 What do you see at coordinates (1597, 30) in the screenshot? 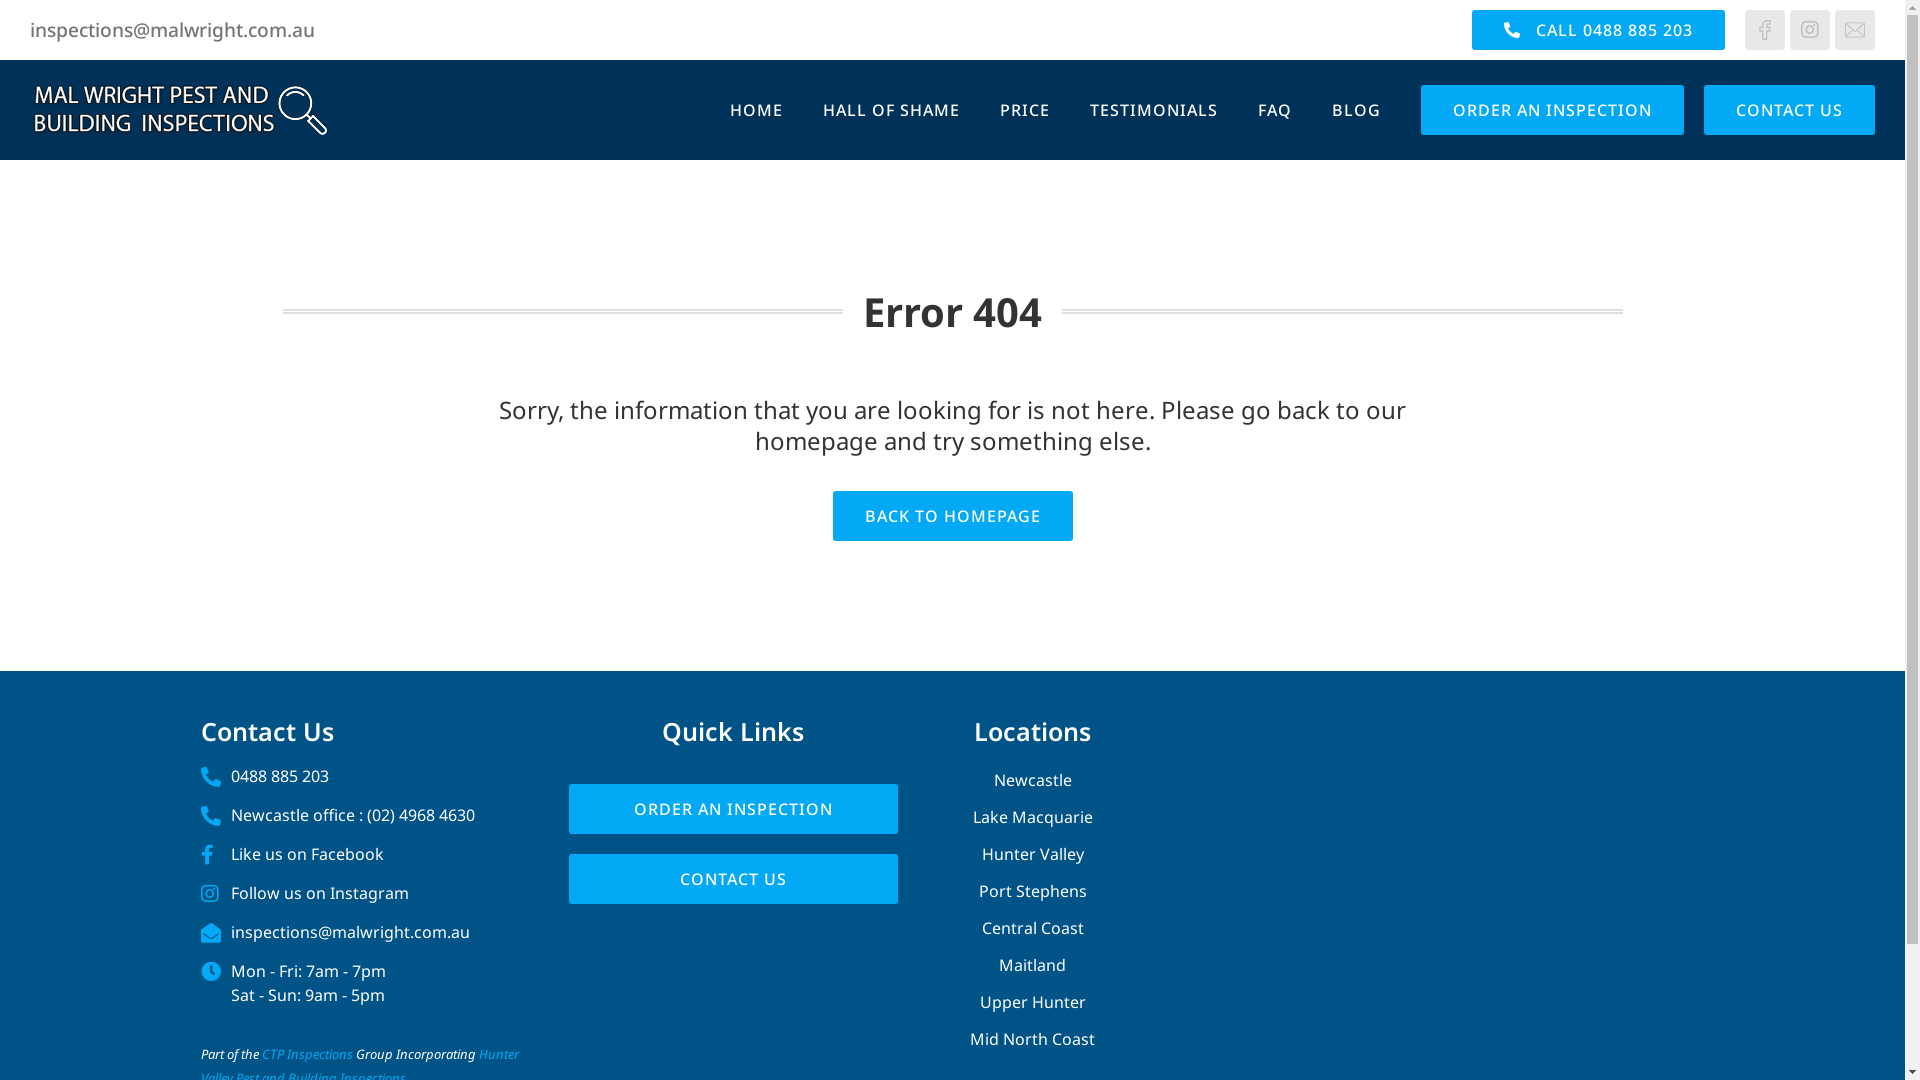
I see `'CALL 0488 885 203'` at bounding box center [1597, 30].